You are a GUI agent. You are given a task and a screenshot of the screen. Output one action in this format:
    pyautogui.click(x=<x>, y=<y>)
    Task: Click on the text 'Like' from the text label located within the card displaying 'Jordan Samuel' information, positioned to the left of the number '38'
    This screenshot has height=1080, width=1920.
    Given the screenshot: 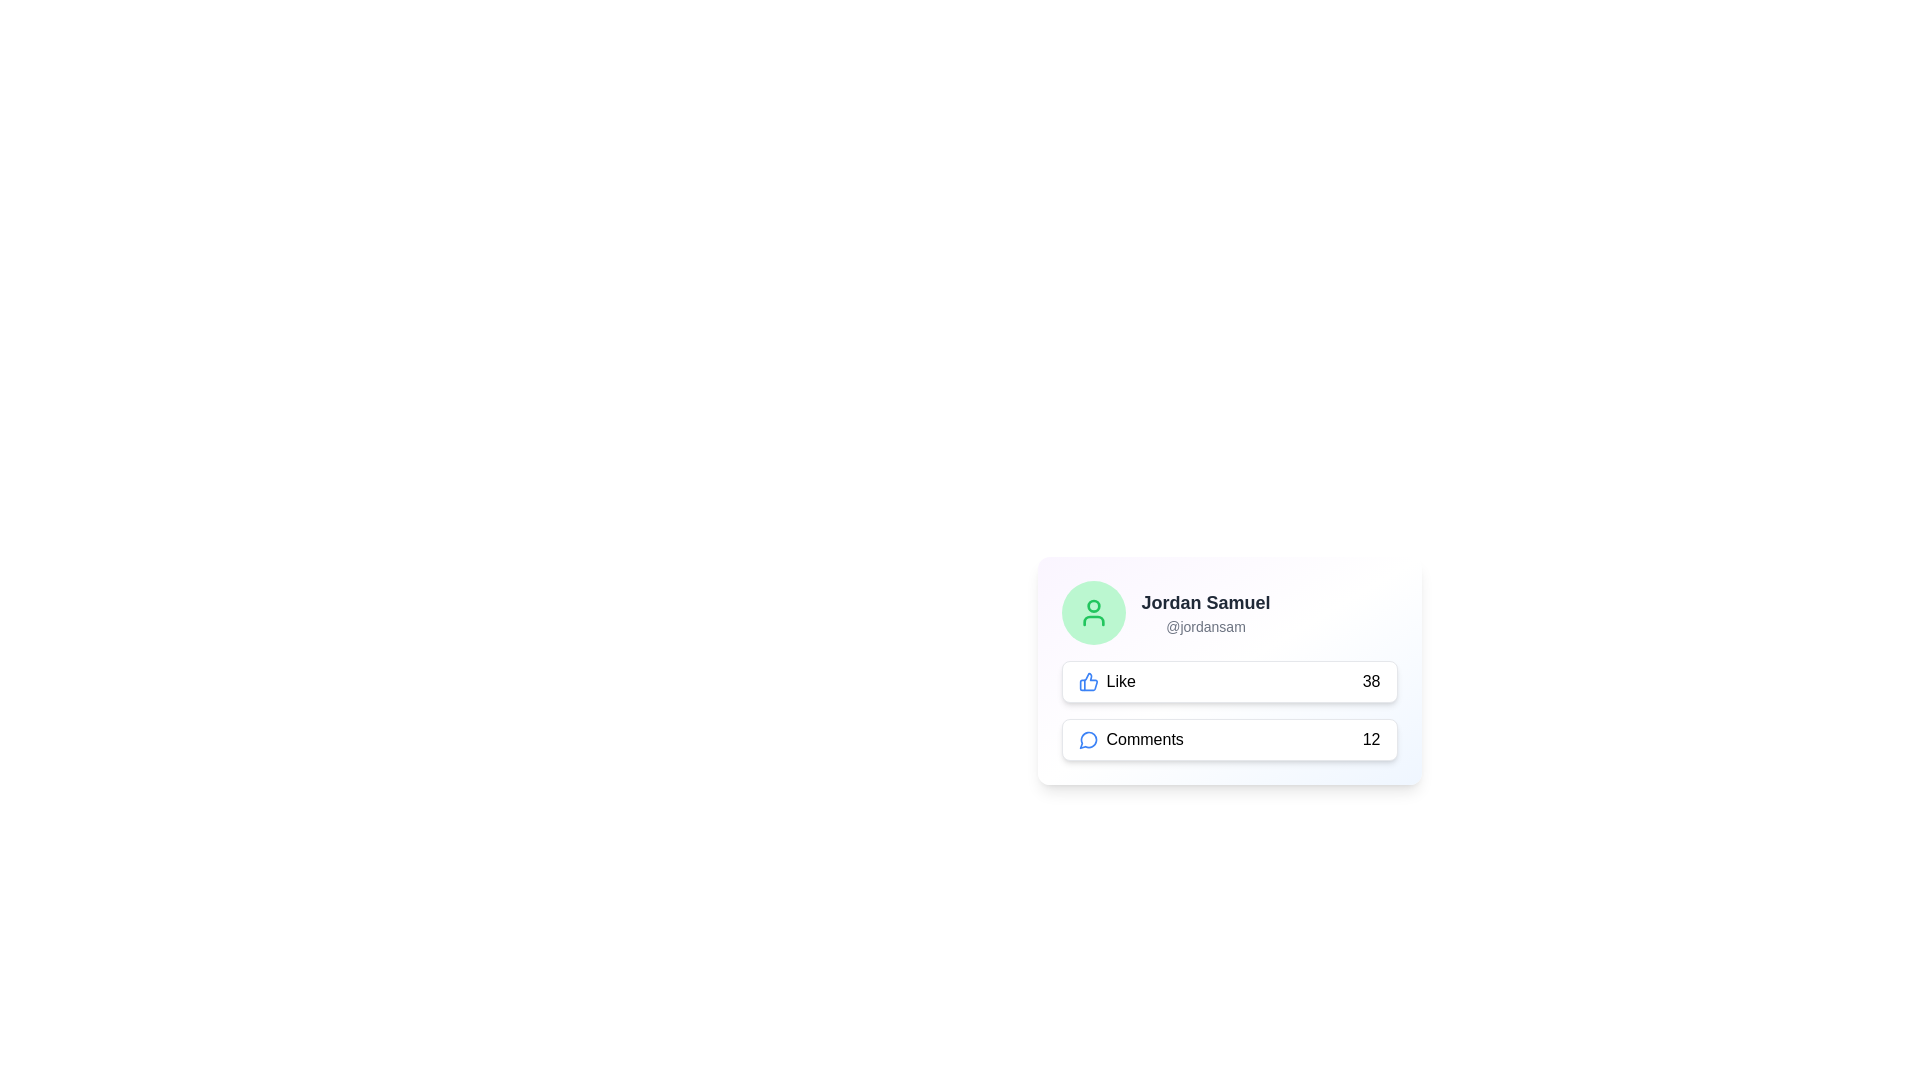 What is the action you would take?
    pyautogui.click(x=1106, y=681)
    